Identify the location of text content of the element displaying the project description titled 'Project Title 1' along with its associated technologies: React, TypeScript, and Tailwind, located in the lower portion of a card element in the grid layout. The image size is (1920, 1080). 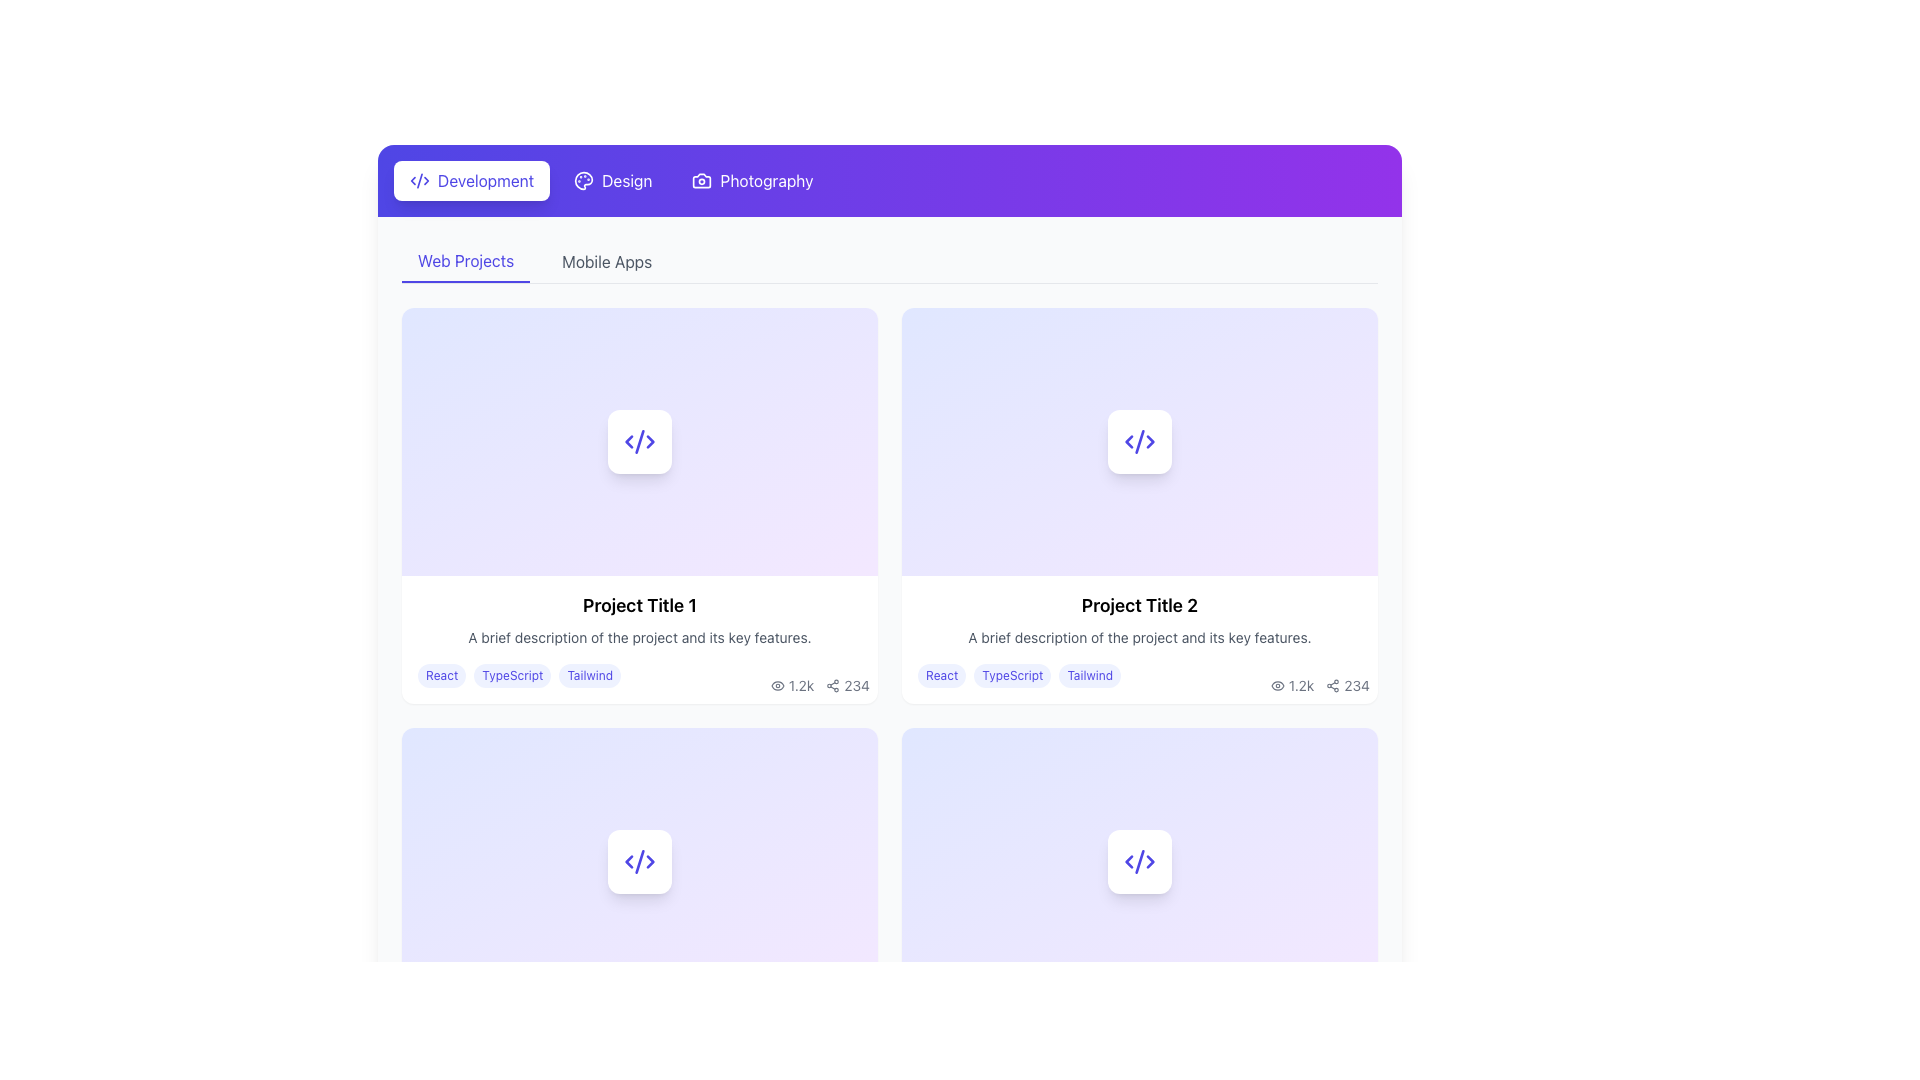
(638, 639).